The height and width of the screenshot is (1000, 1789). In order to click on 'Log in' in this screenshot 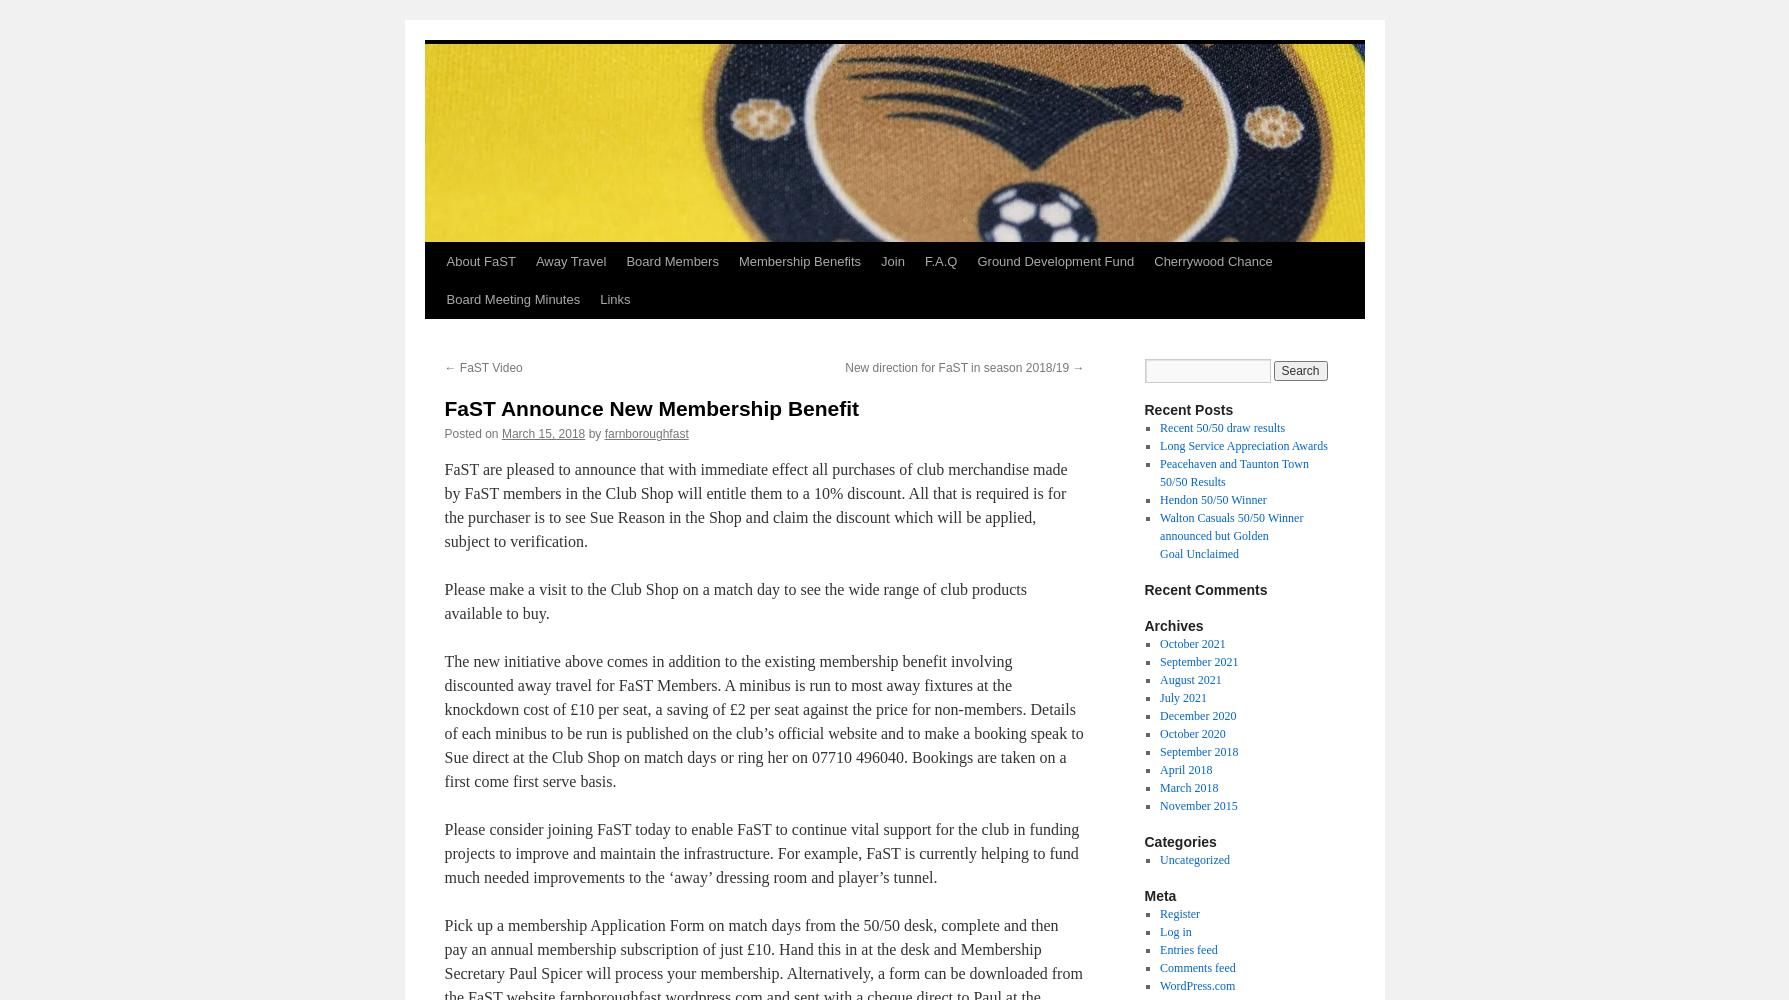, I will do `click(1174, 932)`.